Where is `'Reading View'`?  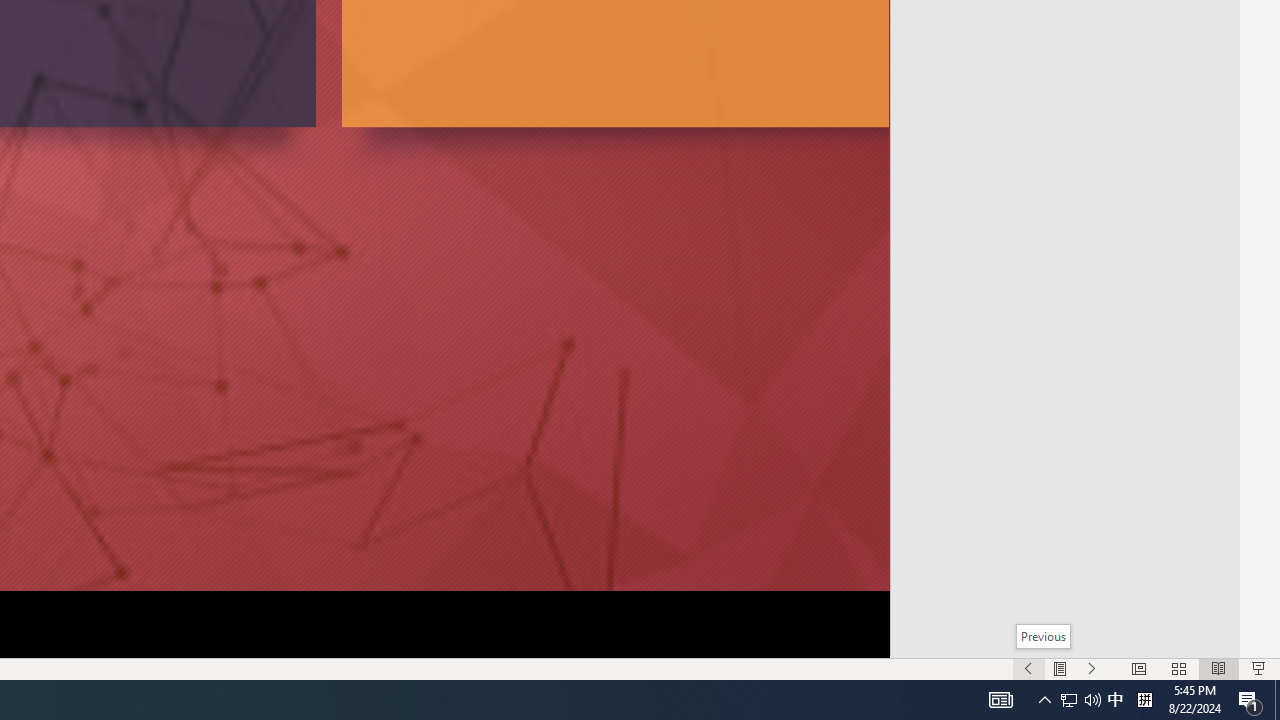 'Reading View' is located at coordinates (1218, 669).